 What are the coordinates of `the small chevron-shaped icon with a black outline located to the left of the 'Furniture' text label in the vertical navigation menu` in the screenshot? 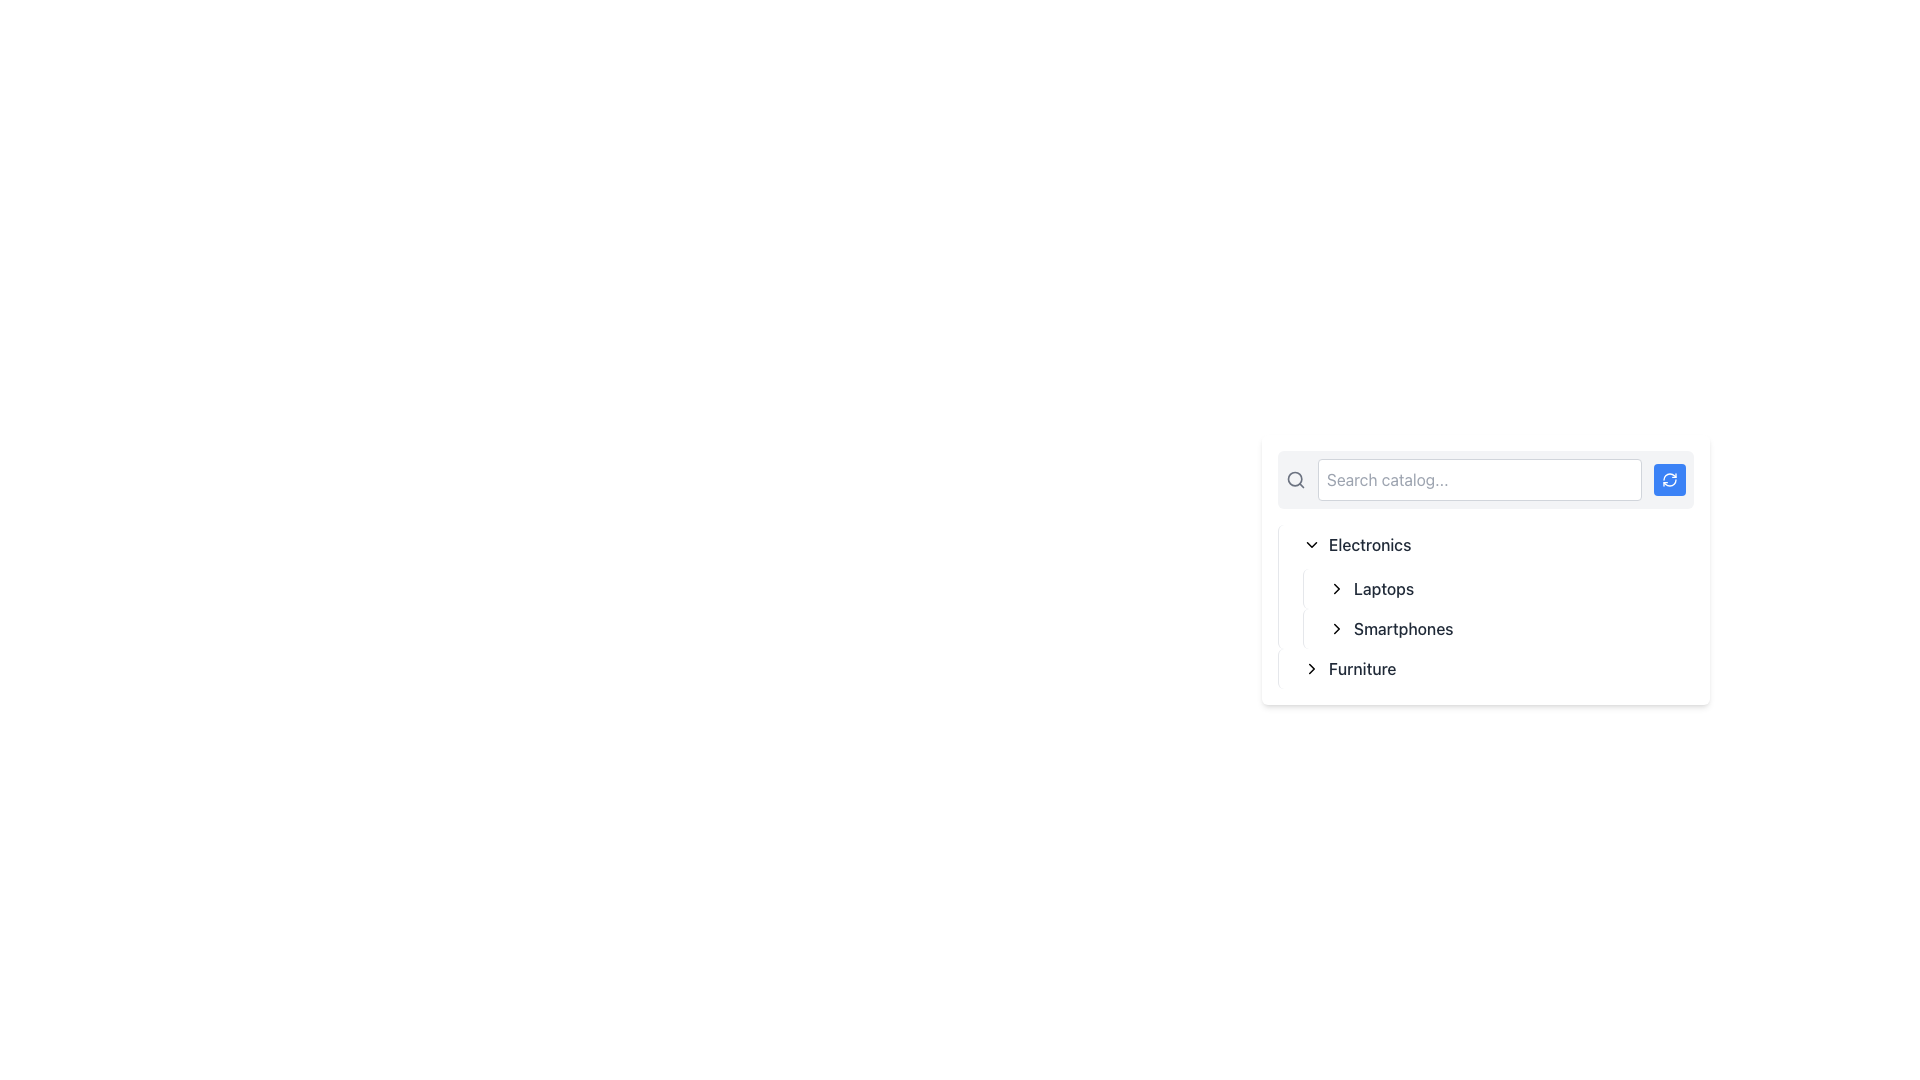 It's located at (1311, 668).